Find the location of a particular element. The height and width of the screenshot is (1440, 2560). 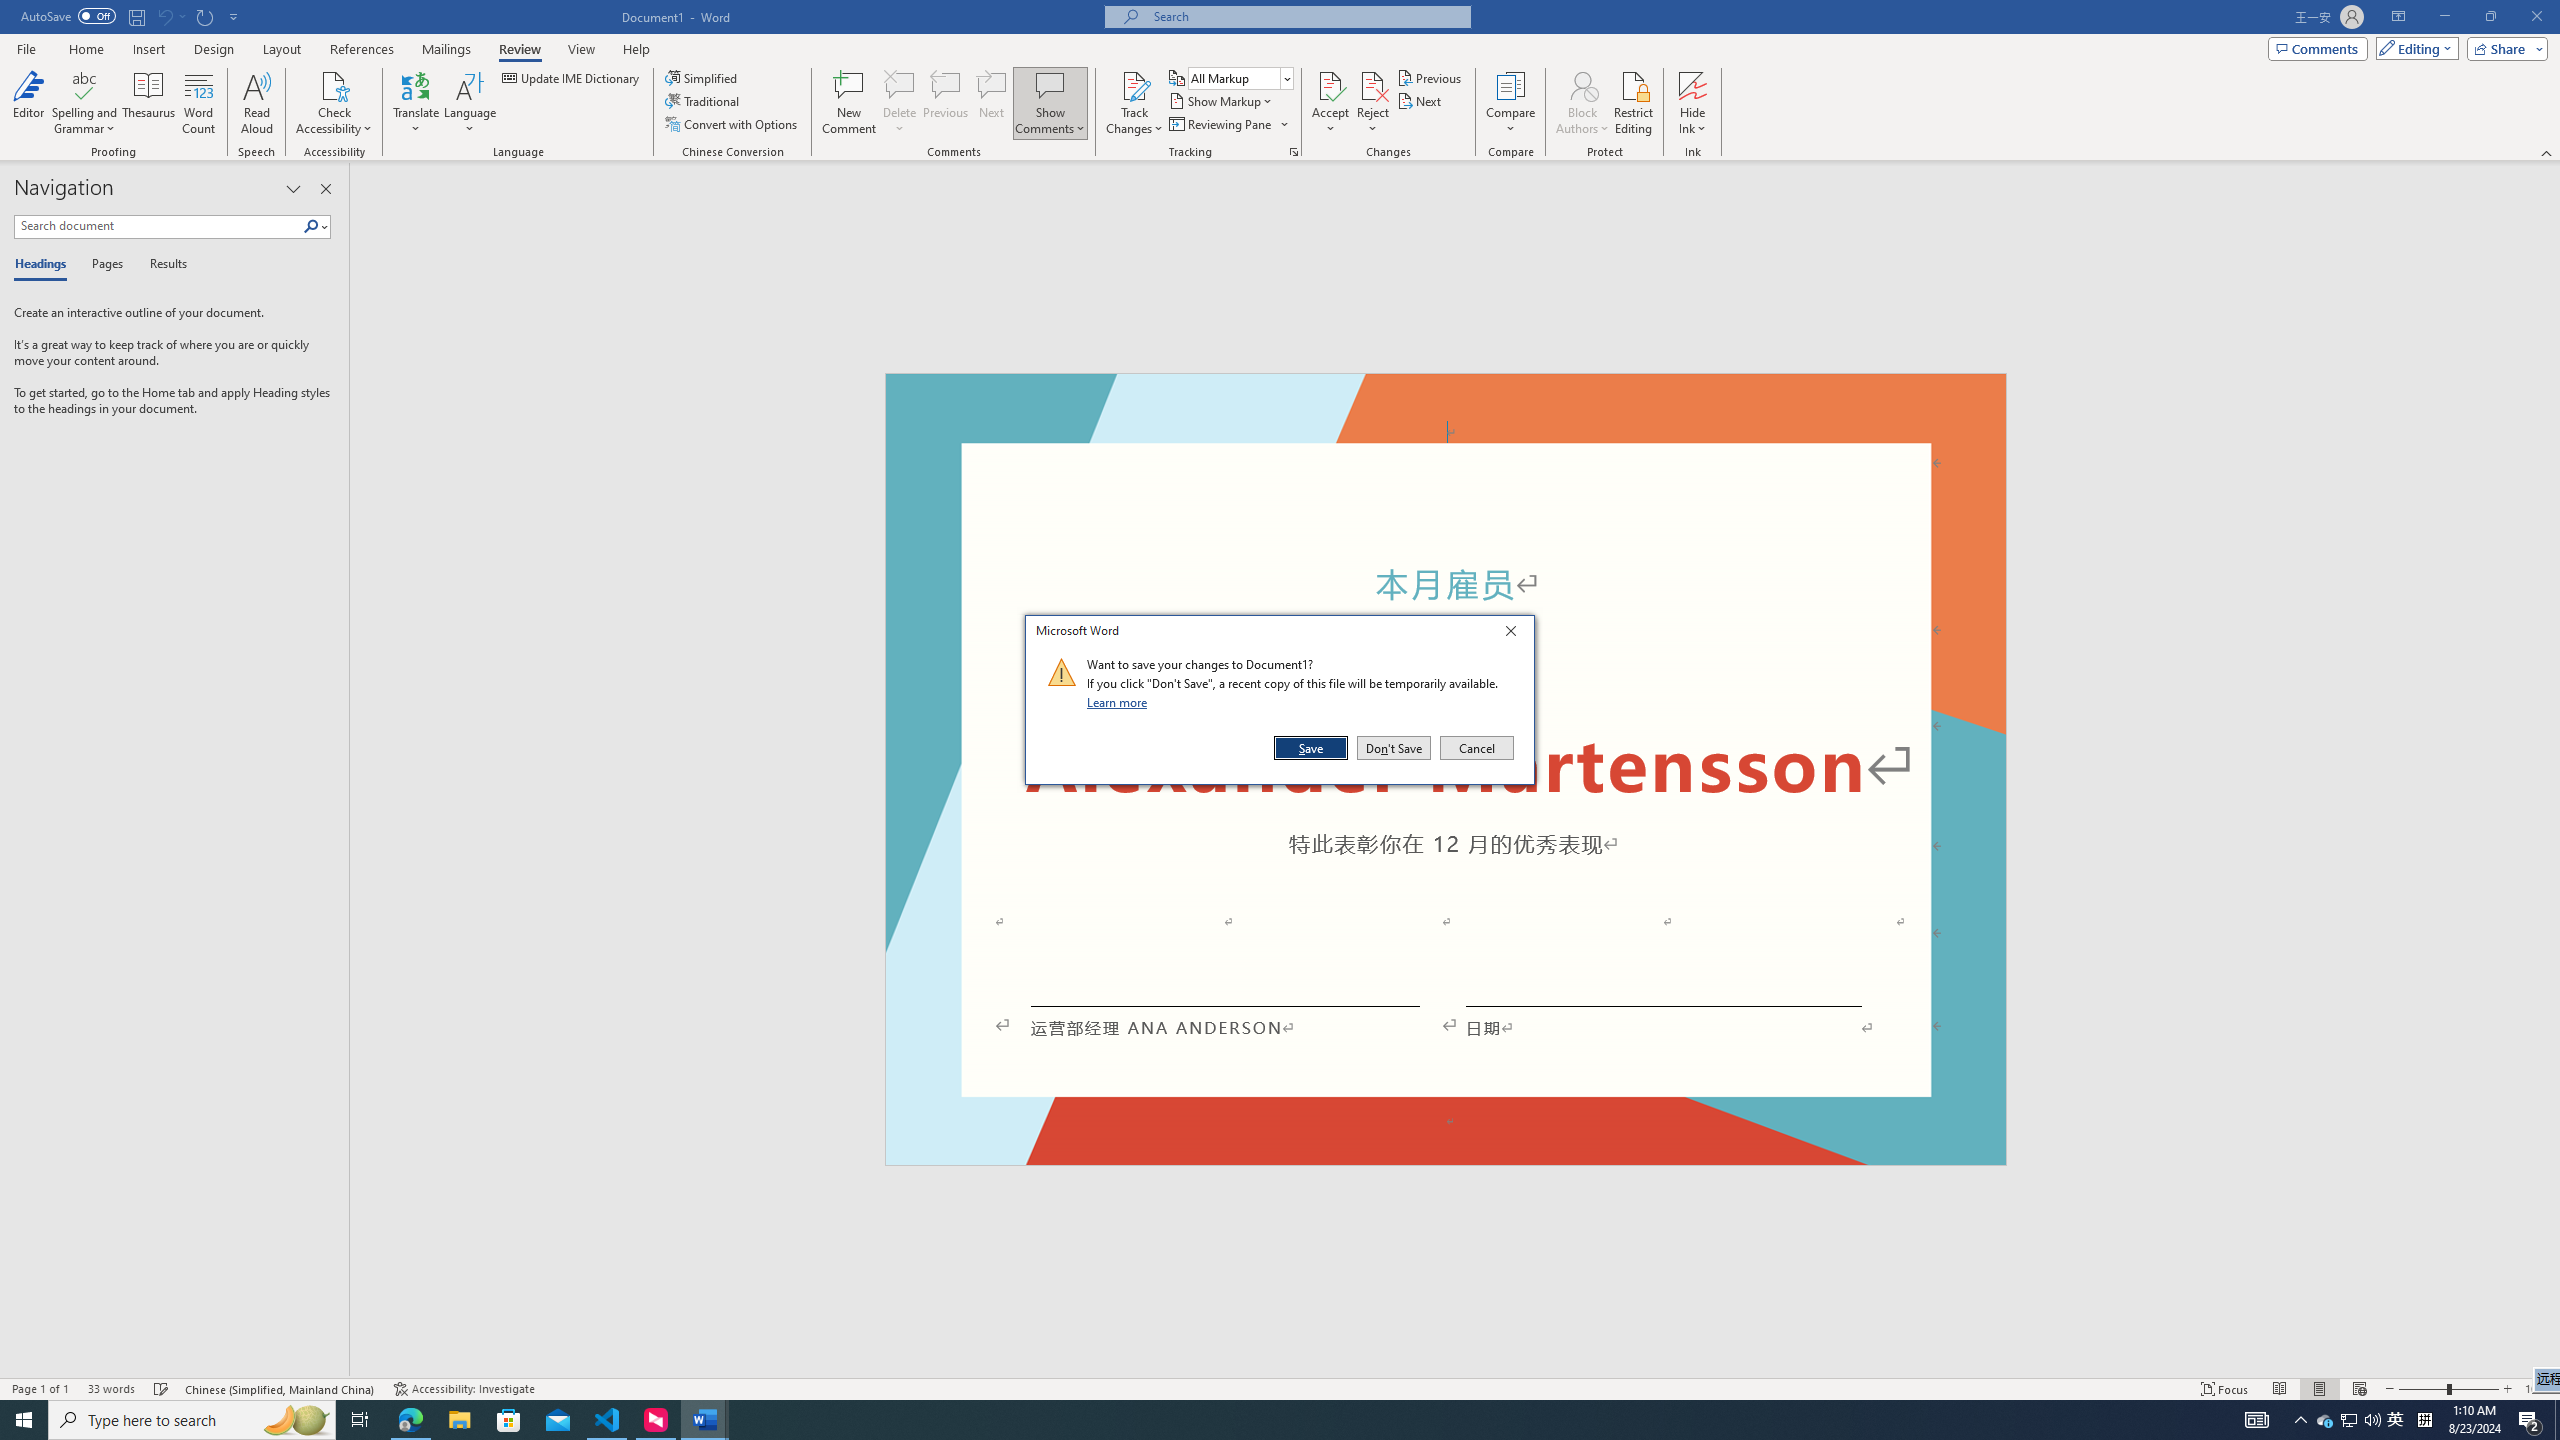

'Notification Chevron' is located at coordinates (2300, 1418).